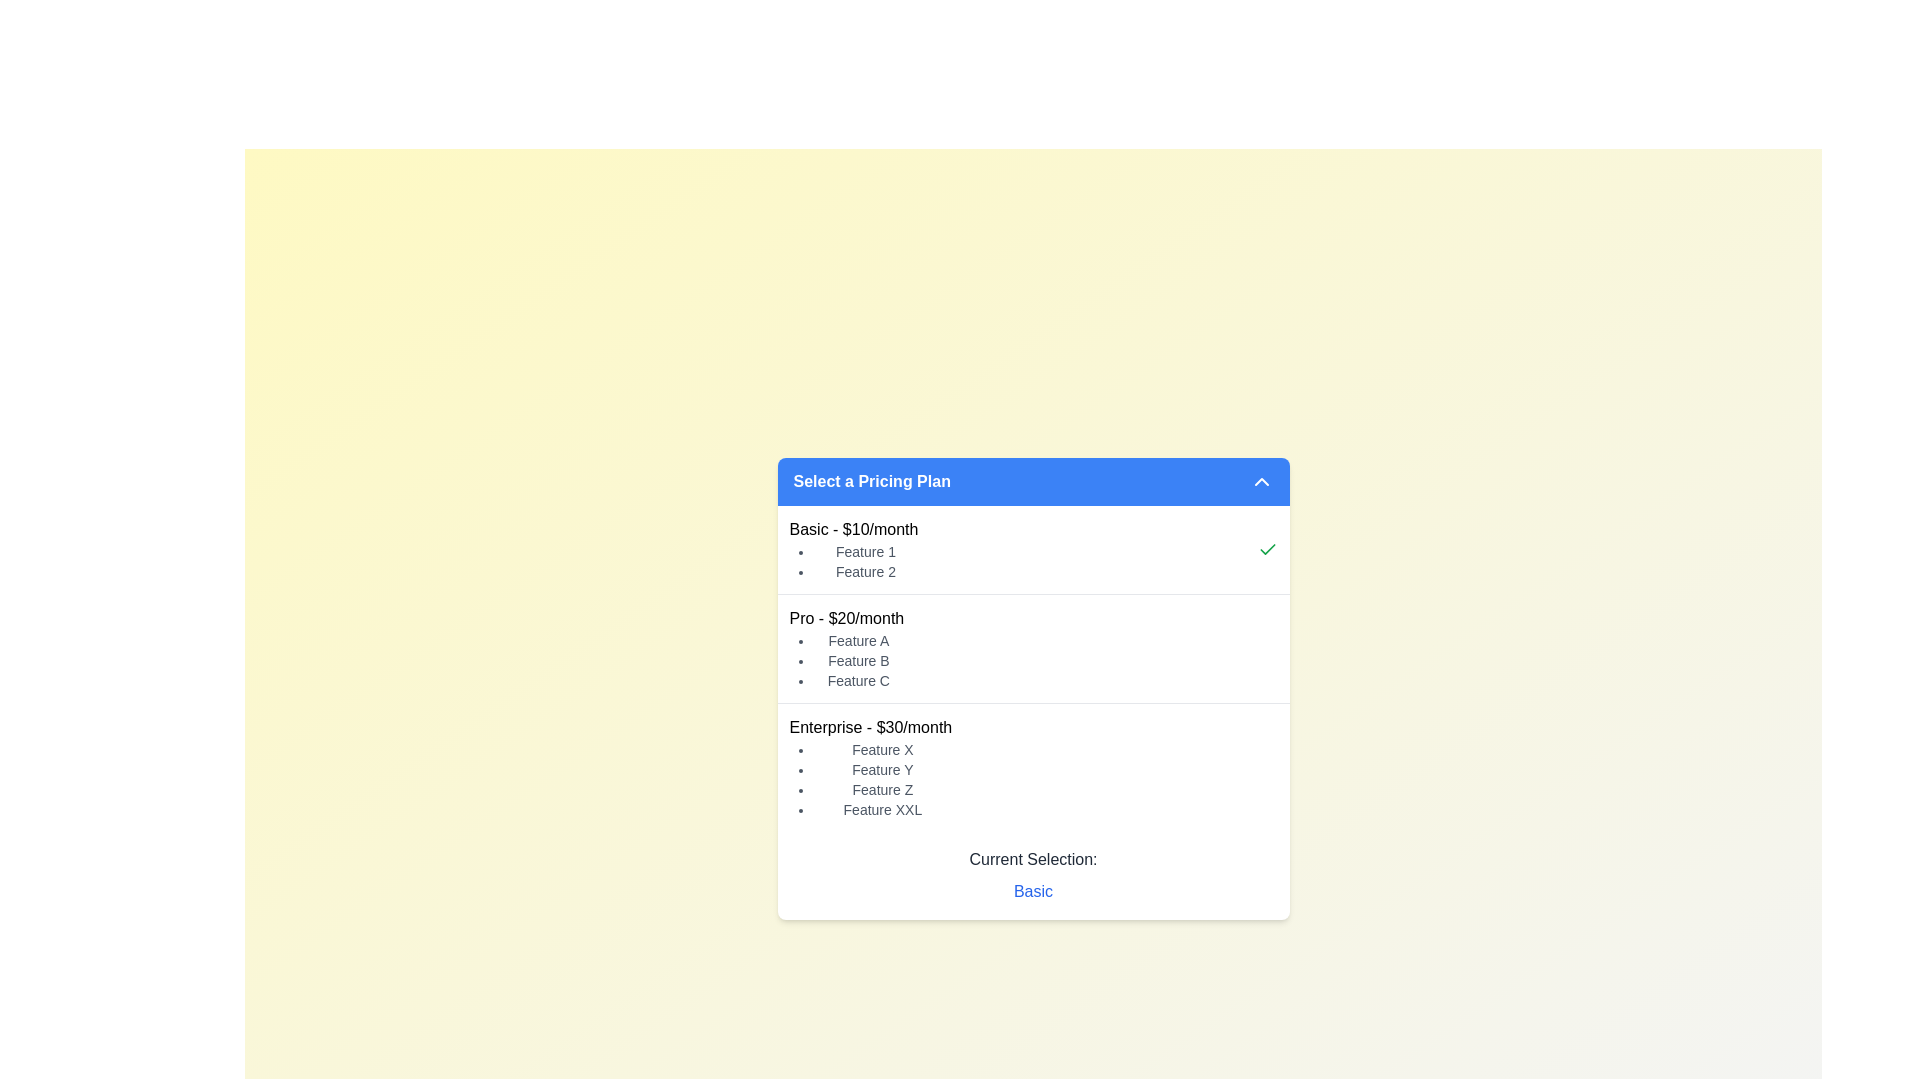  I want to click on the list item displaying 'Feature C' under the 'Pro - $20/month' pricing section, which is the third item in the bullet-point list, so click(858, 680).